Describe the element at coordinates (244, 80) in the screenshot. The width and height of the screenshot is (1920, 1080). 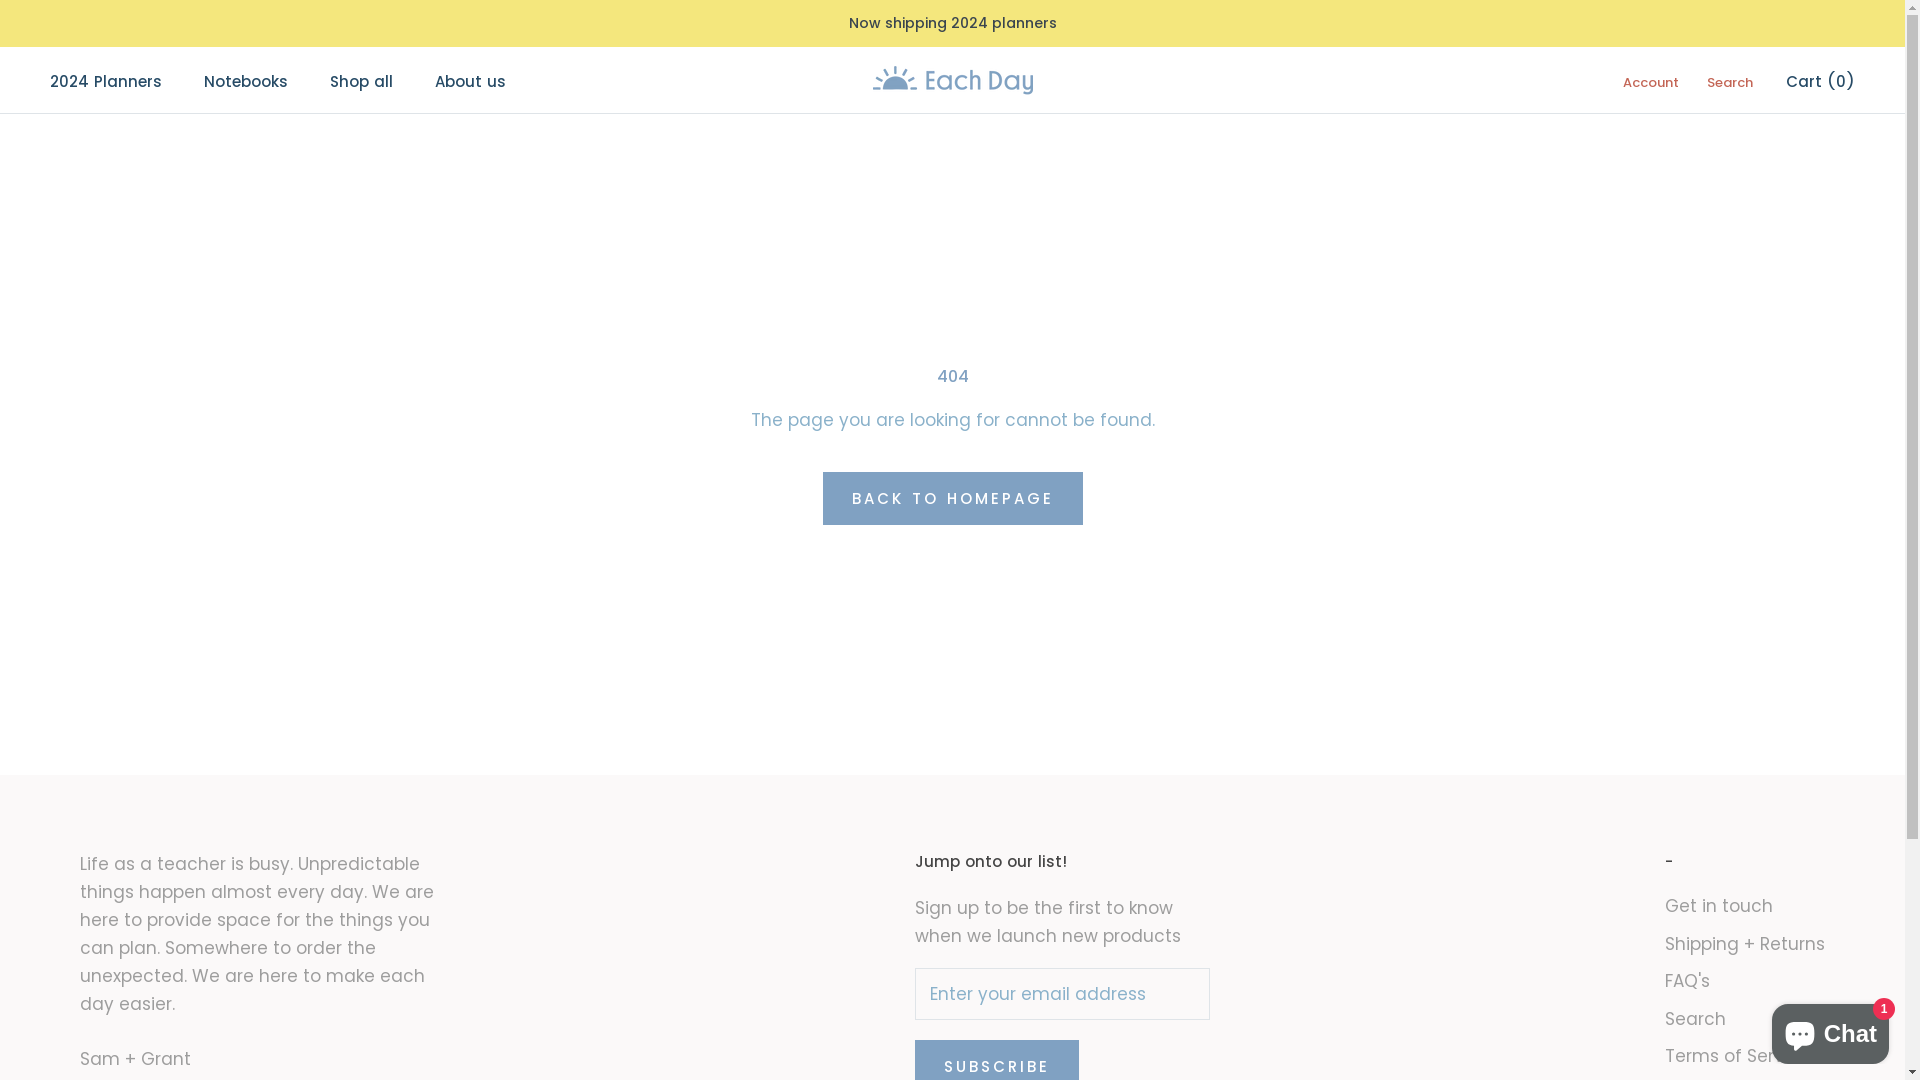
I see `'Notebooks` at that location.